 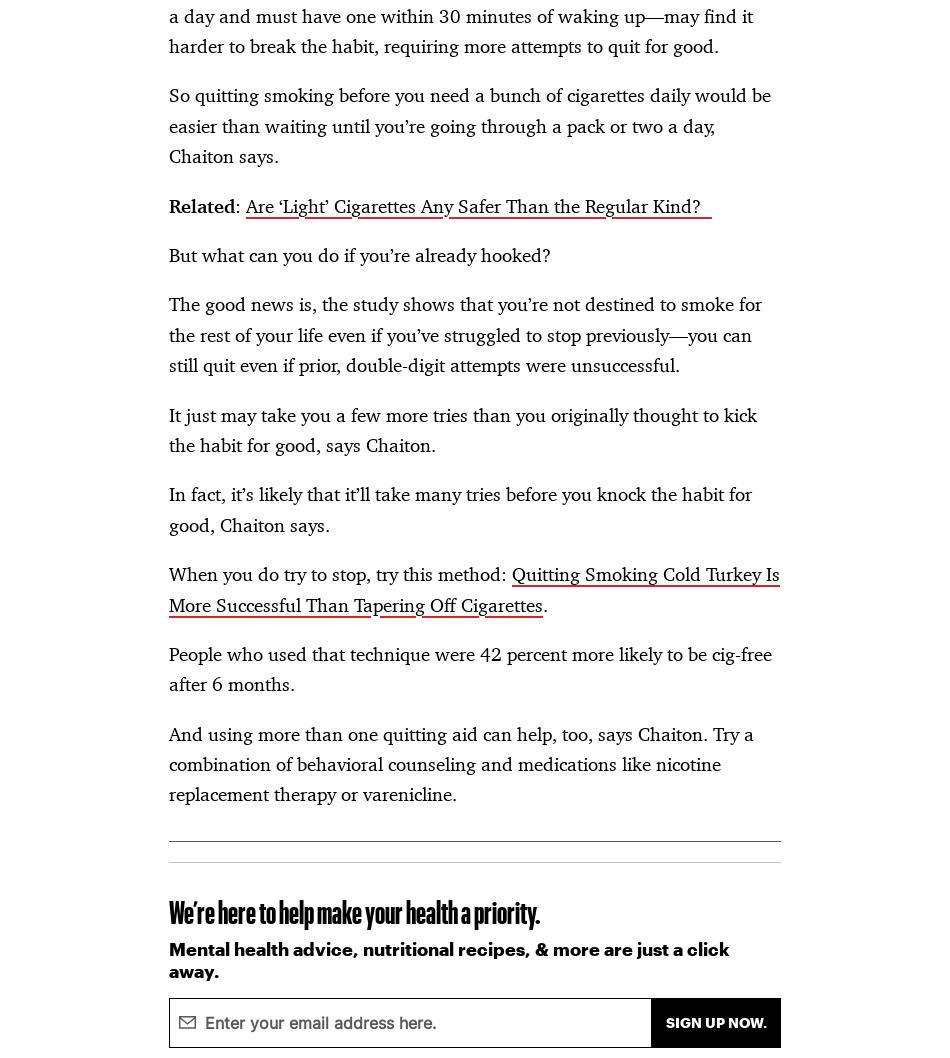 What do you see at coordinates (287, 113) in the screenshot?
I see `'Media Kit'` at bounding box center [287, 113].